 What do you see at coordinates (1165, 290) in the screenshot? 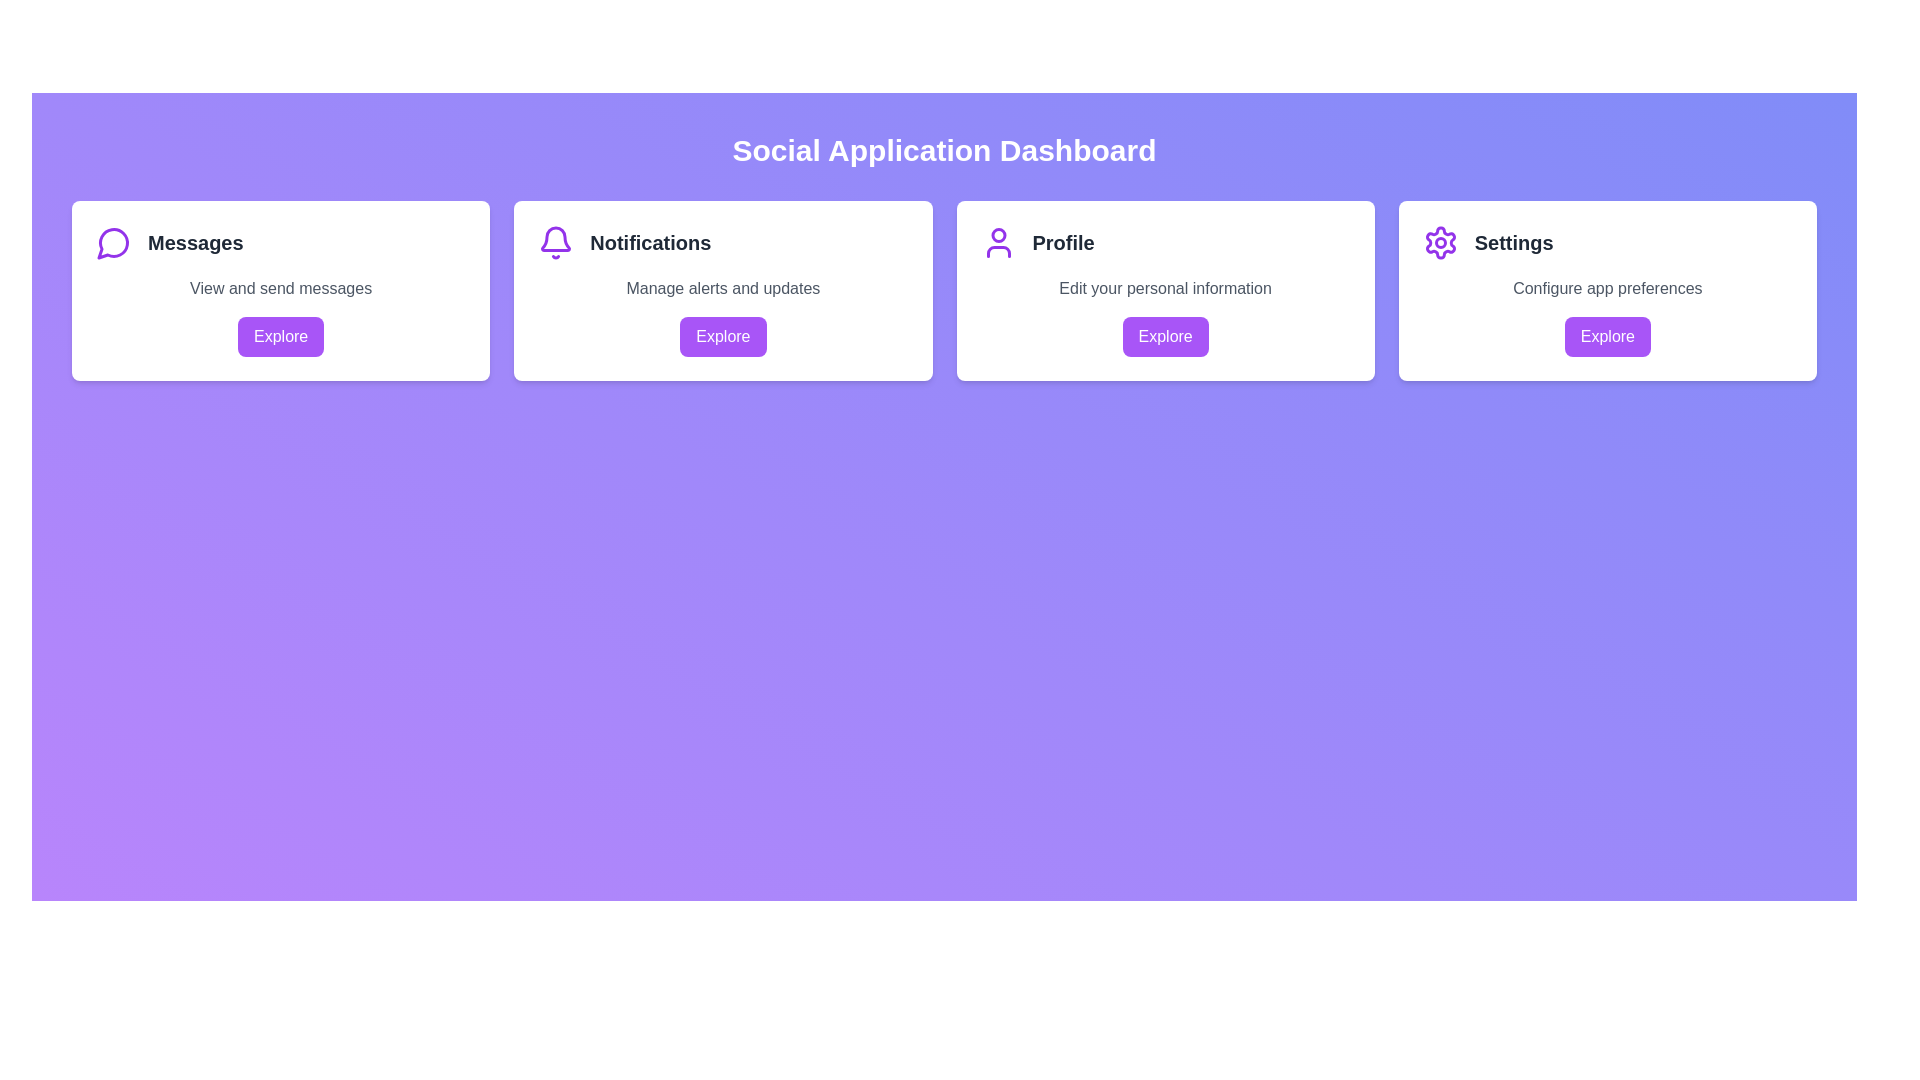
I see `the 'Explore' button located at the bottom of the user profile section in the third card titled 'Profile'` at bounding box center [1165, 290].